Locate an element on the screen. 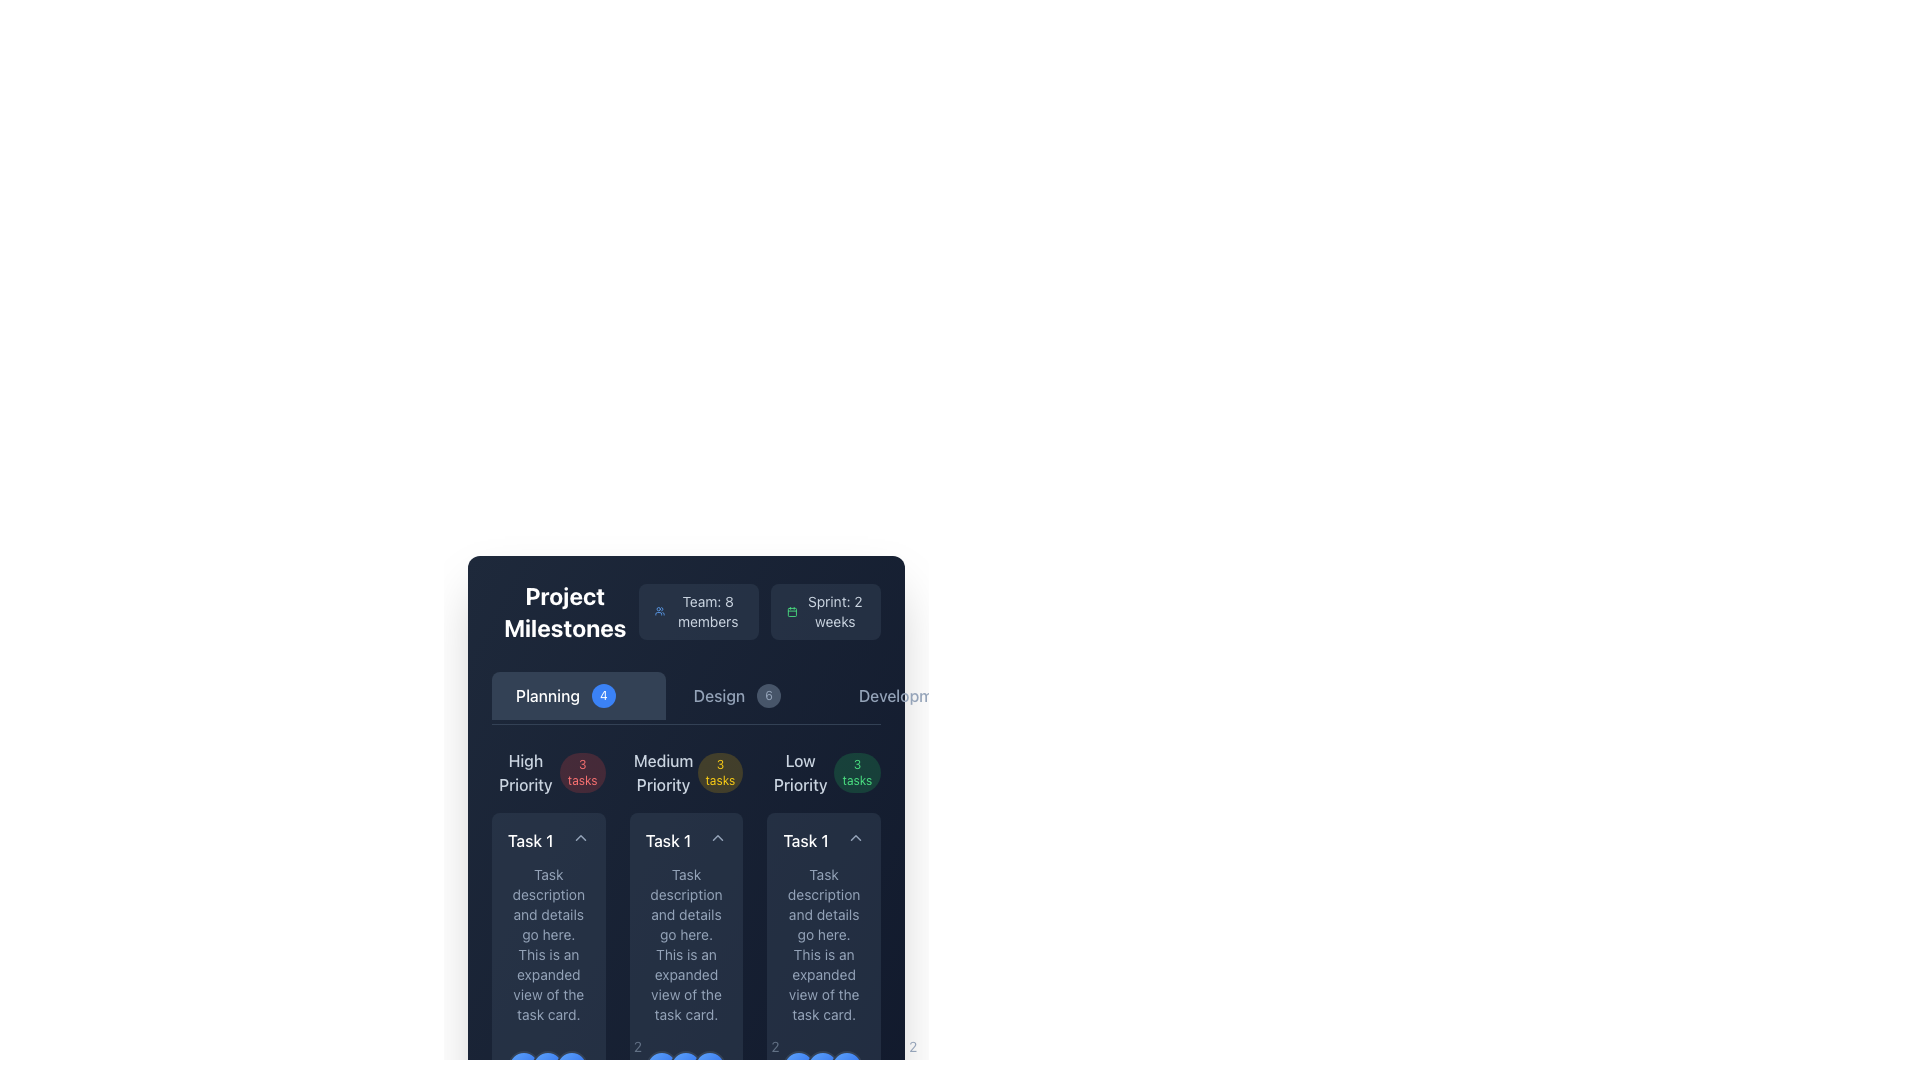 The image size is (1920, 1080). the text label displaying 'Task 1' within the 'High Priority' column of the task card layout in the 'Planning' section of the 'Project Milestones' area is located at coordinates (530, 840).